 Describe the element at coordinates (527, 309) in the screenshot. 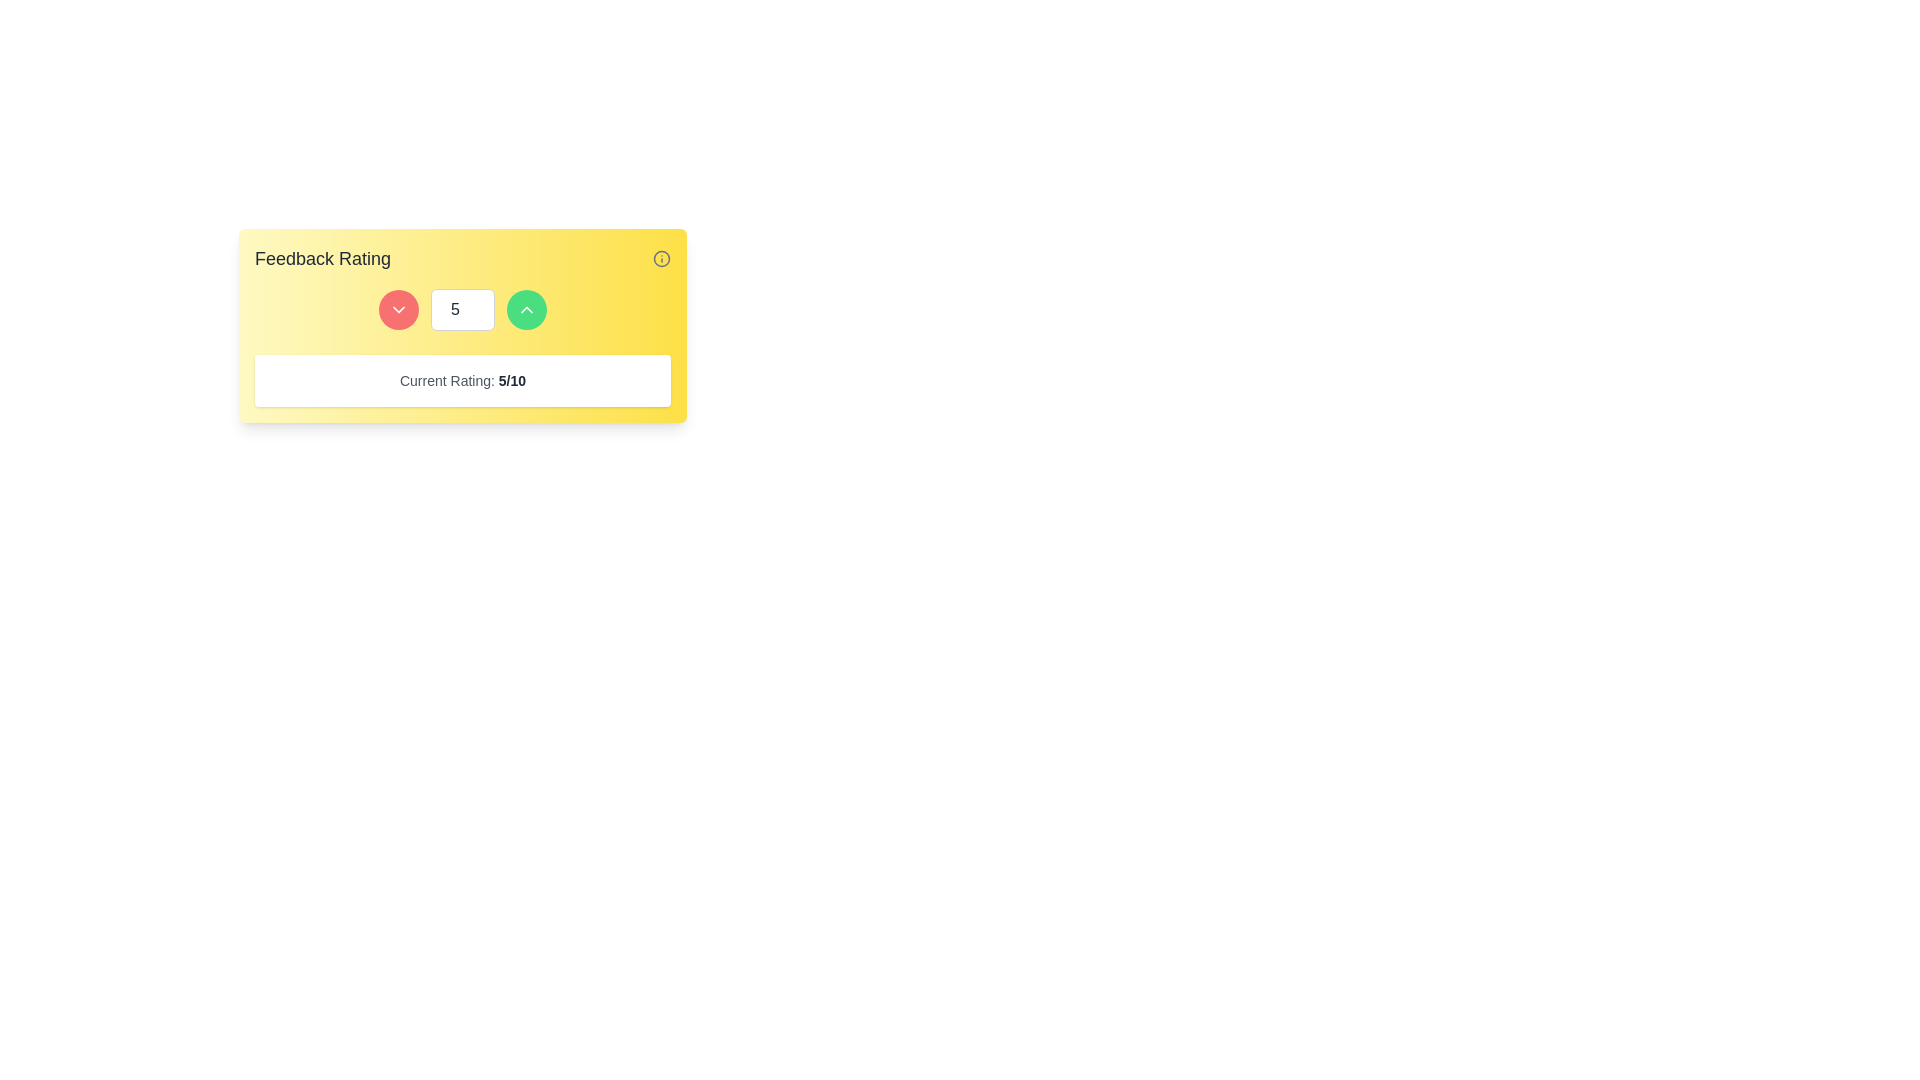

I see `the increment button located to the right of the input field displaying '5', which is the third button in a horizontal arrangement` at that location.